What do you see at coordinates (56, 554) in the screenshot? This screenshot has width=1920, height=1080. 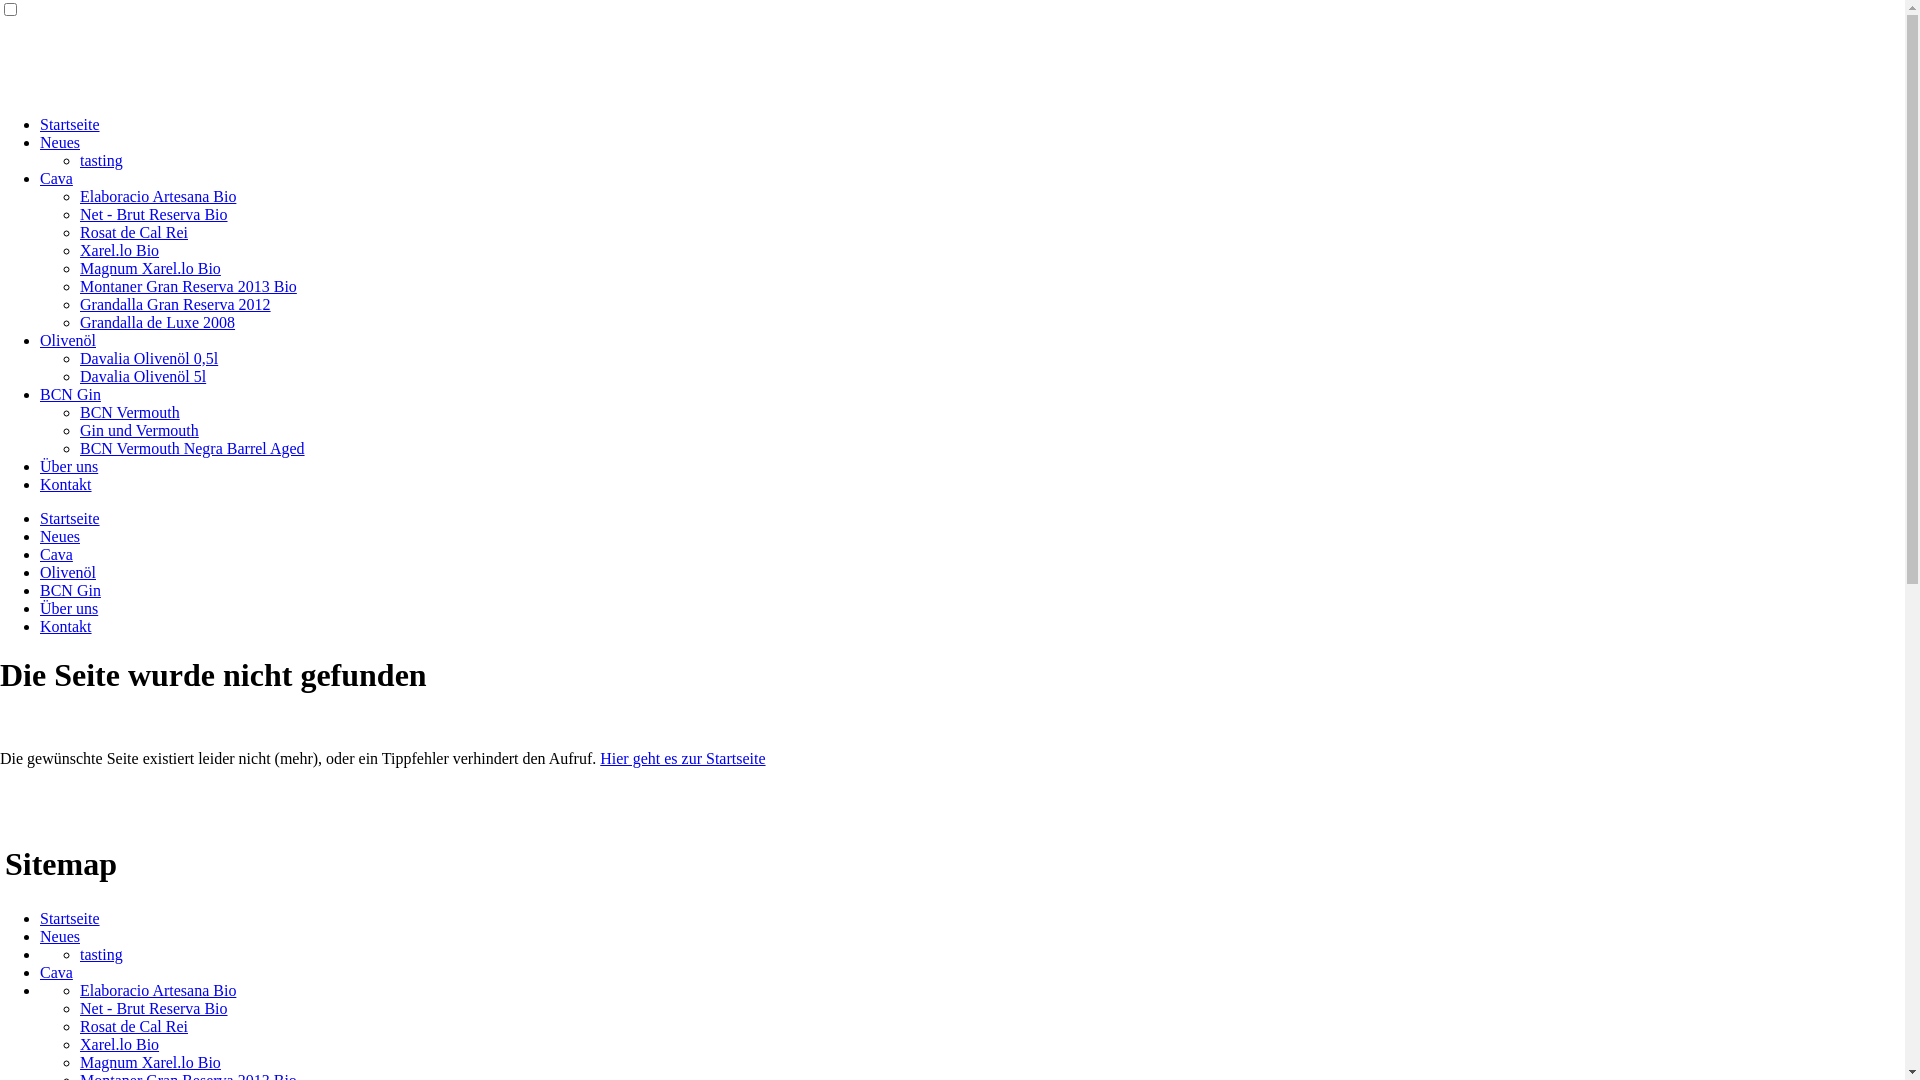 I see `'Cava'` at bounding box center [56, 554].